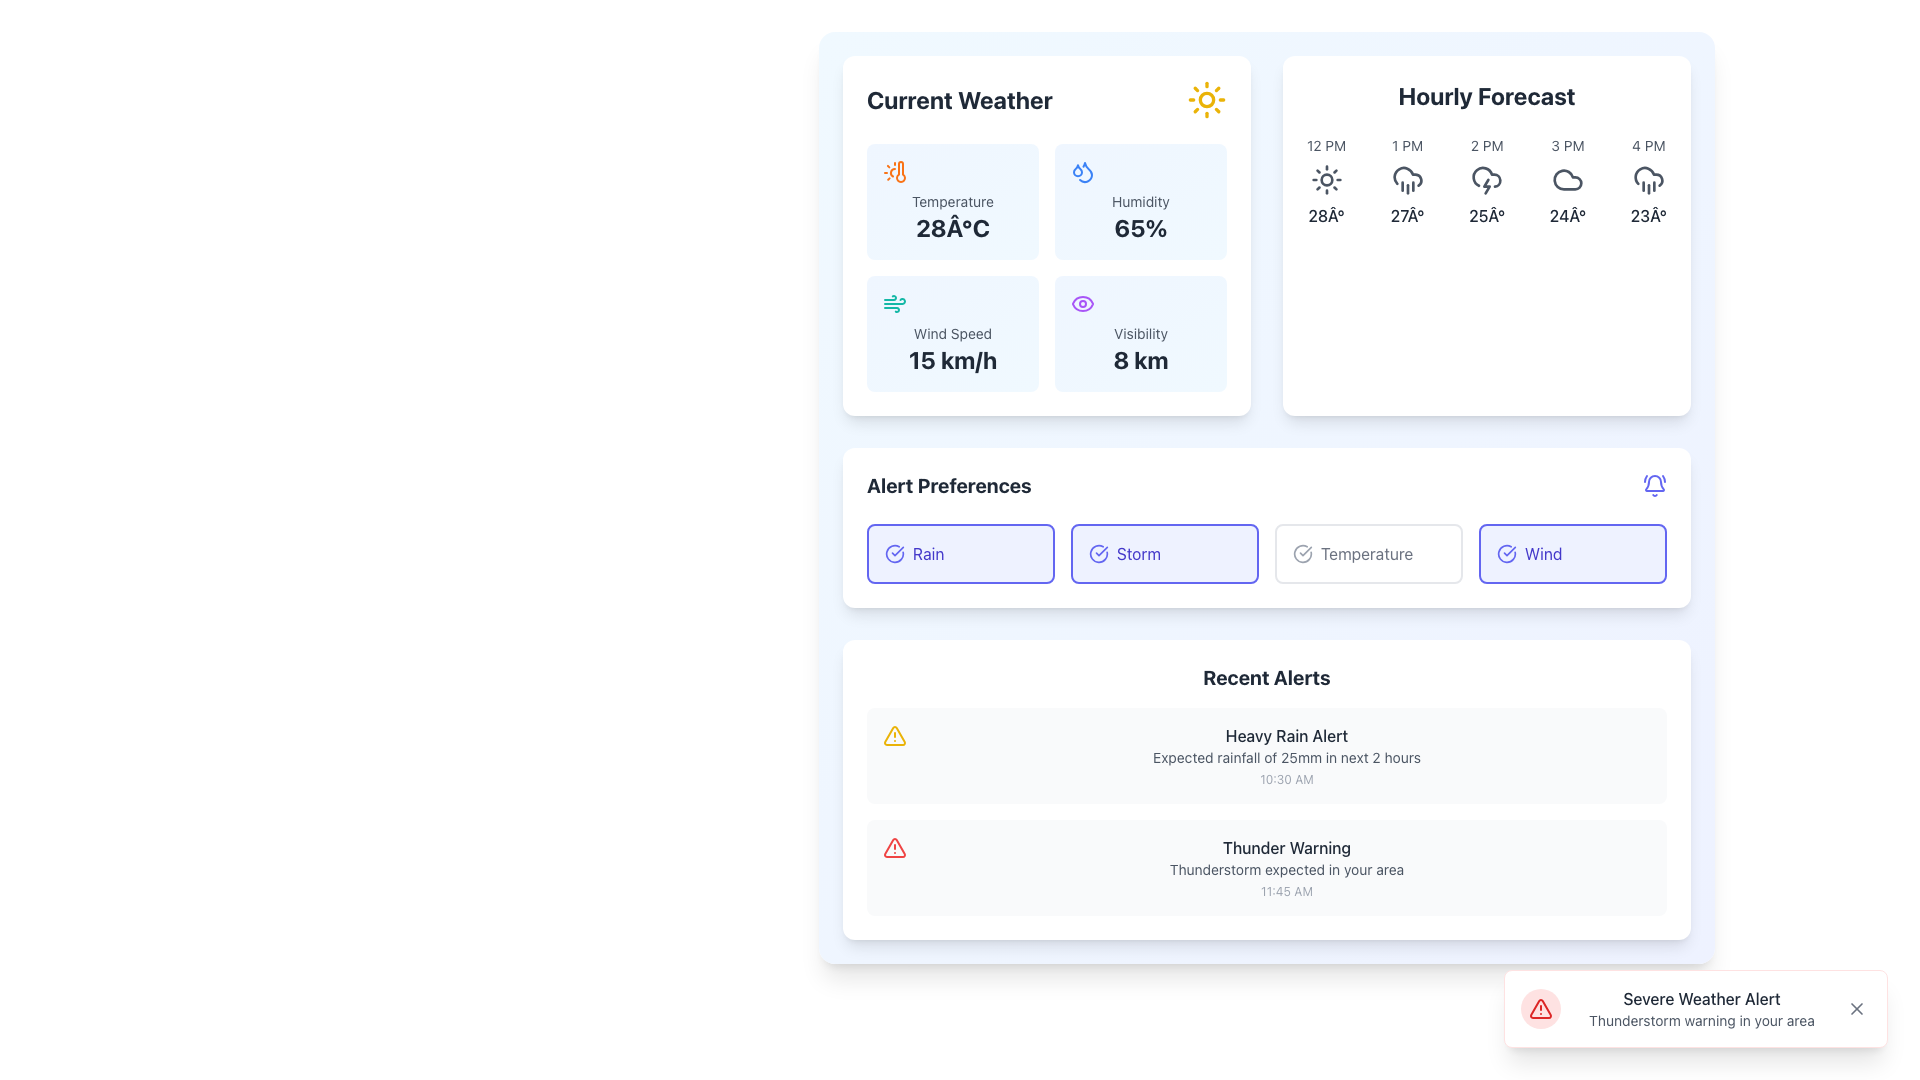 The image size is (1920, 1080). I want to click on the button within the 'Alert Preferences' section, so click(1266, 527).